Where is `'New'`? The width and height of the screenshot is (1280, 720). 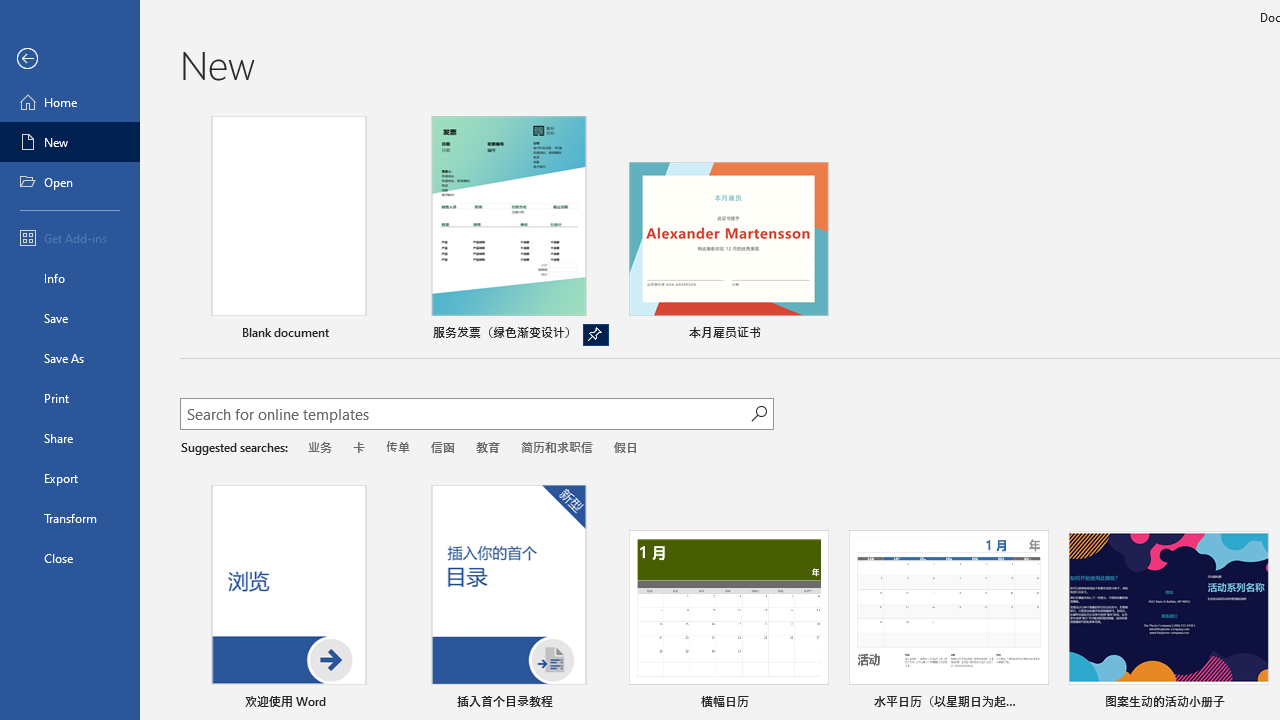
'New' is located at coordinates (69, 140).